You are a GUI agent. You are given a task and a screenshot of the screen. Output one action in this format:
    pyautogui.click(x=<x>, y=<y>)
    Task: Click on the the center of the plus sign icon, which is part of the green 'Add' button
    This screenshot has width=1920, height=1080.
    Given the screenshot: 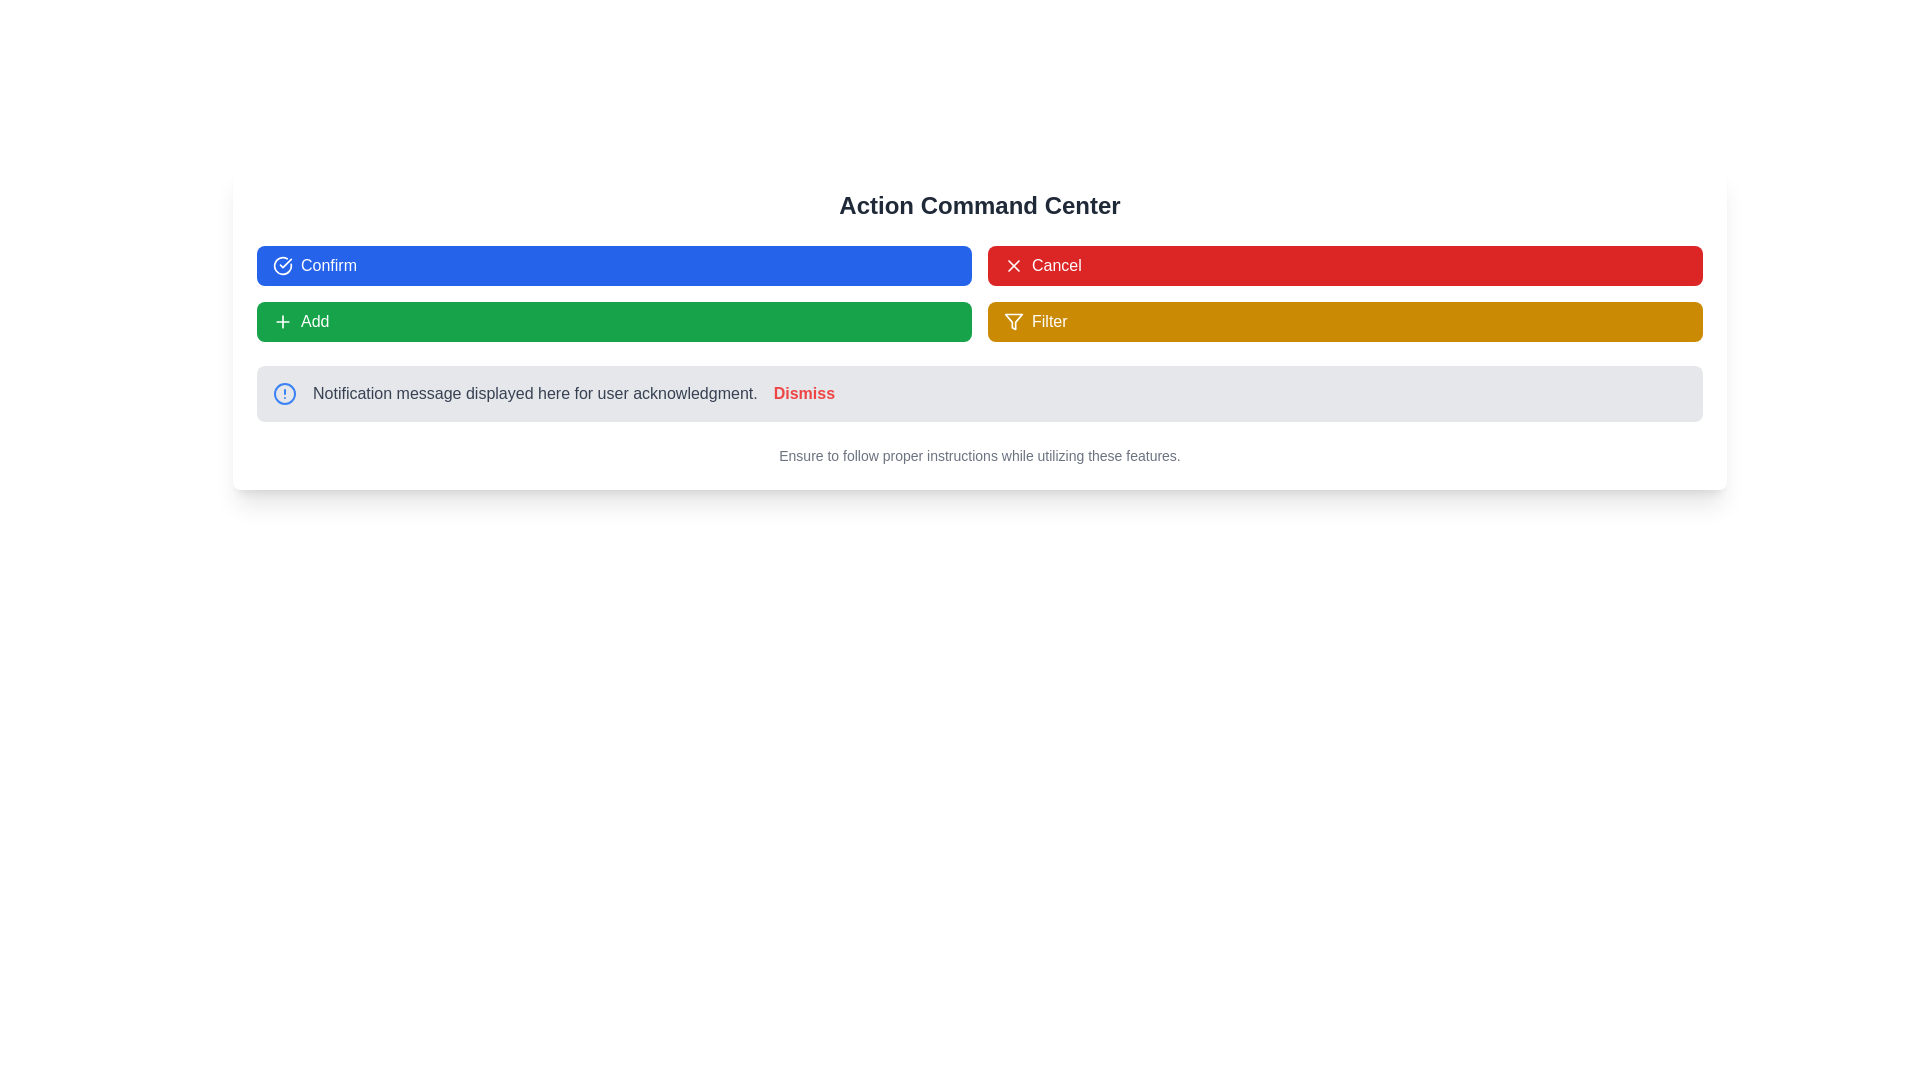 What is the action you would take?
    pyautogui.click(x=282, y=320)
    